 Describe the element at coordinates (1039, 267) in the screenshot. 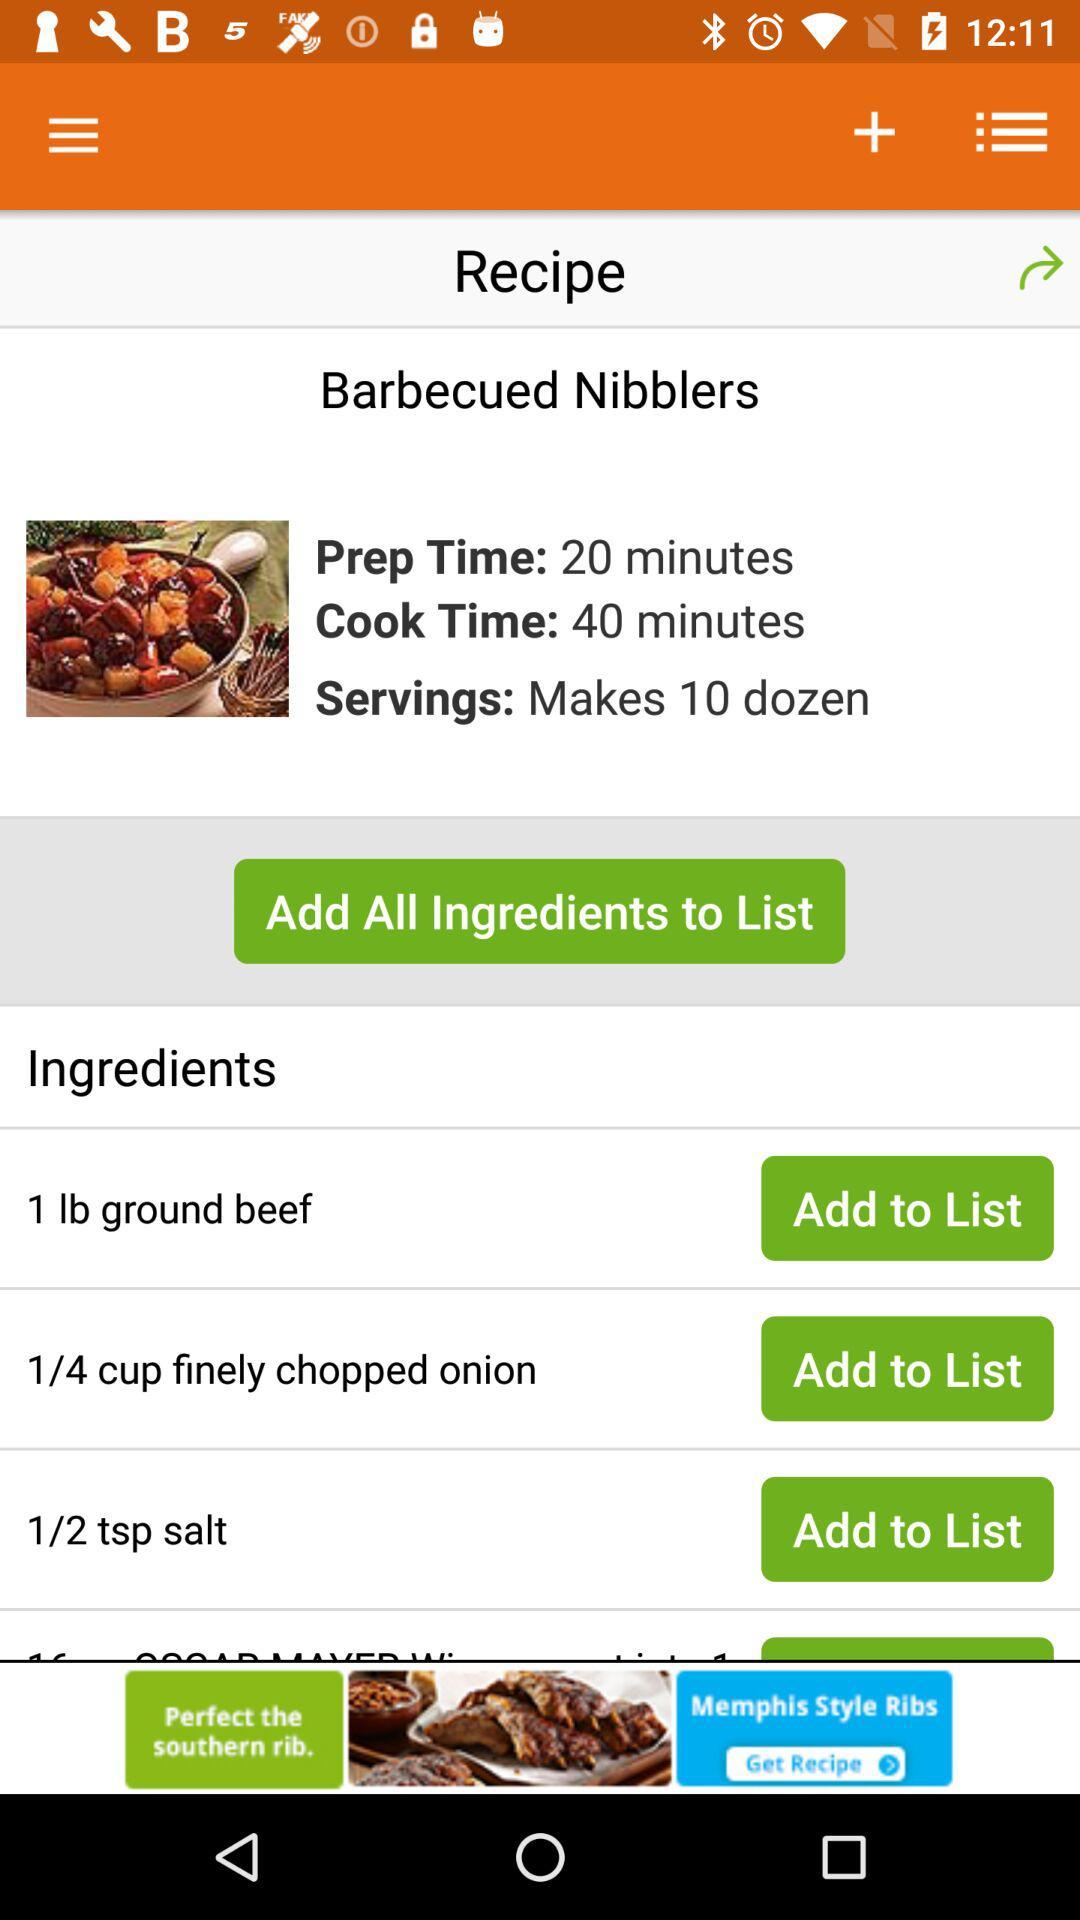

I see `the redo icon` at that location.